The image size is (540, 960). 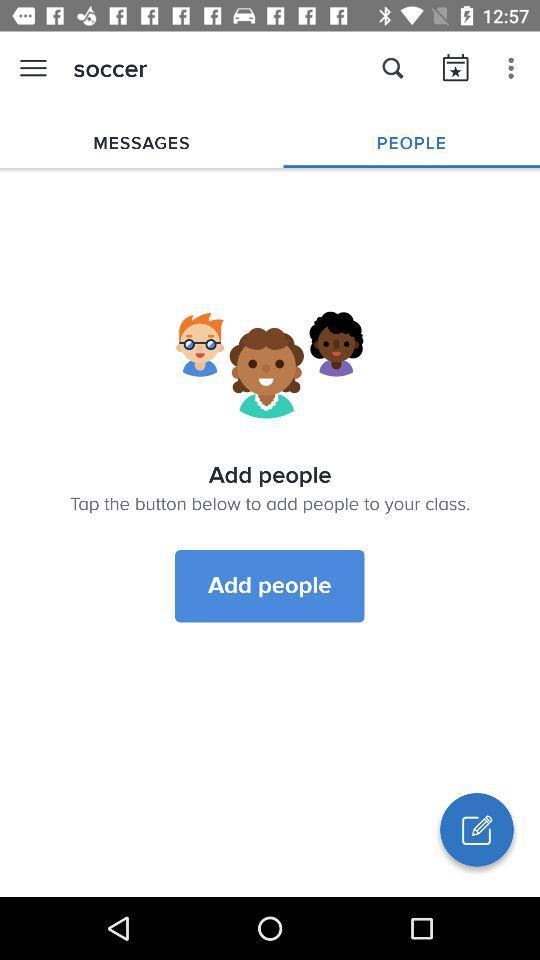 What do you see at coordinates (393, 68) in the screenshot?
I see `the search icon at the top of the page` at bounding box center [393, 68].